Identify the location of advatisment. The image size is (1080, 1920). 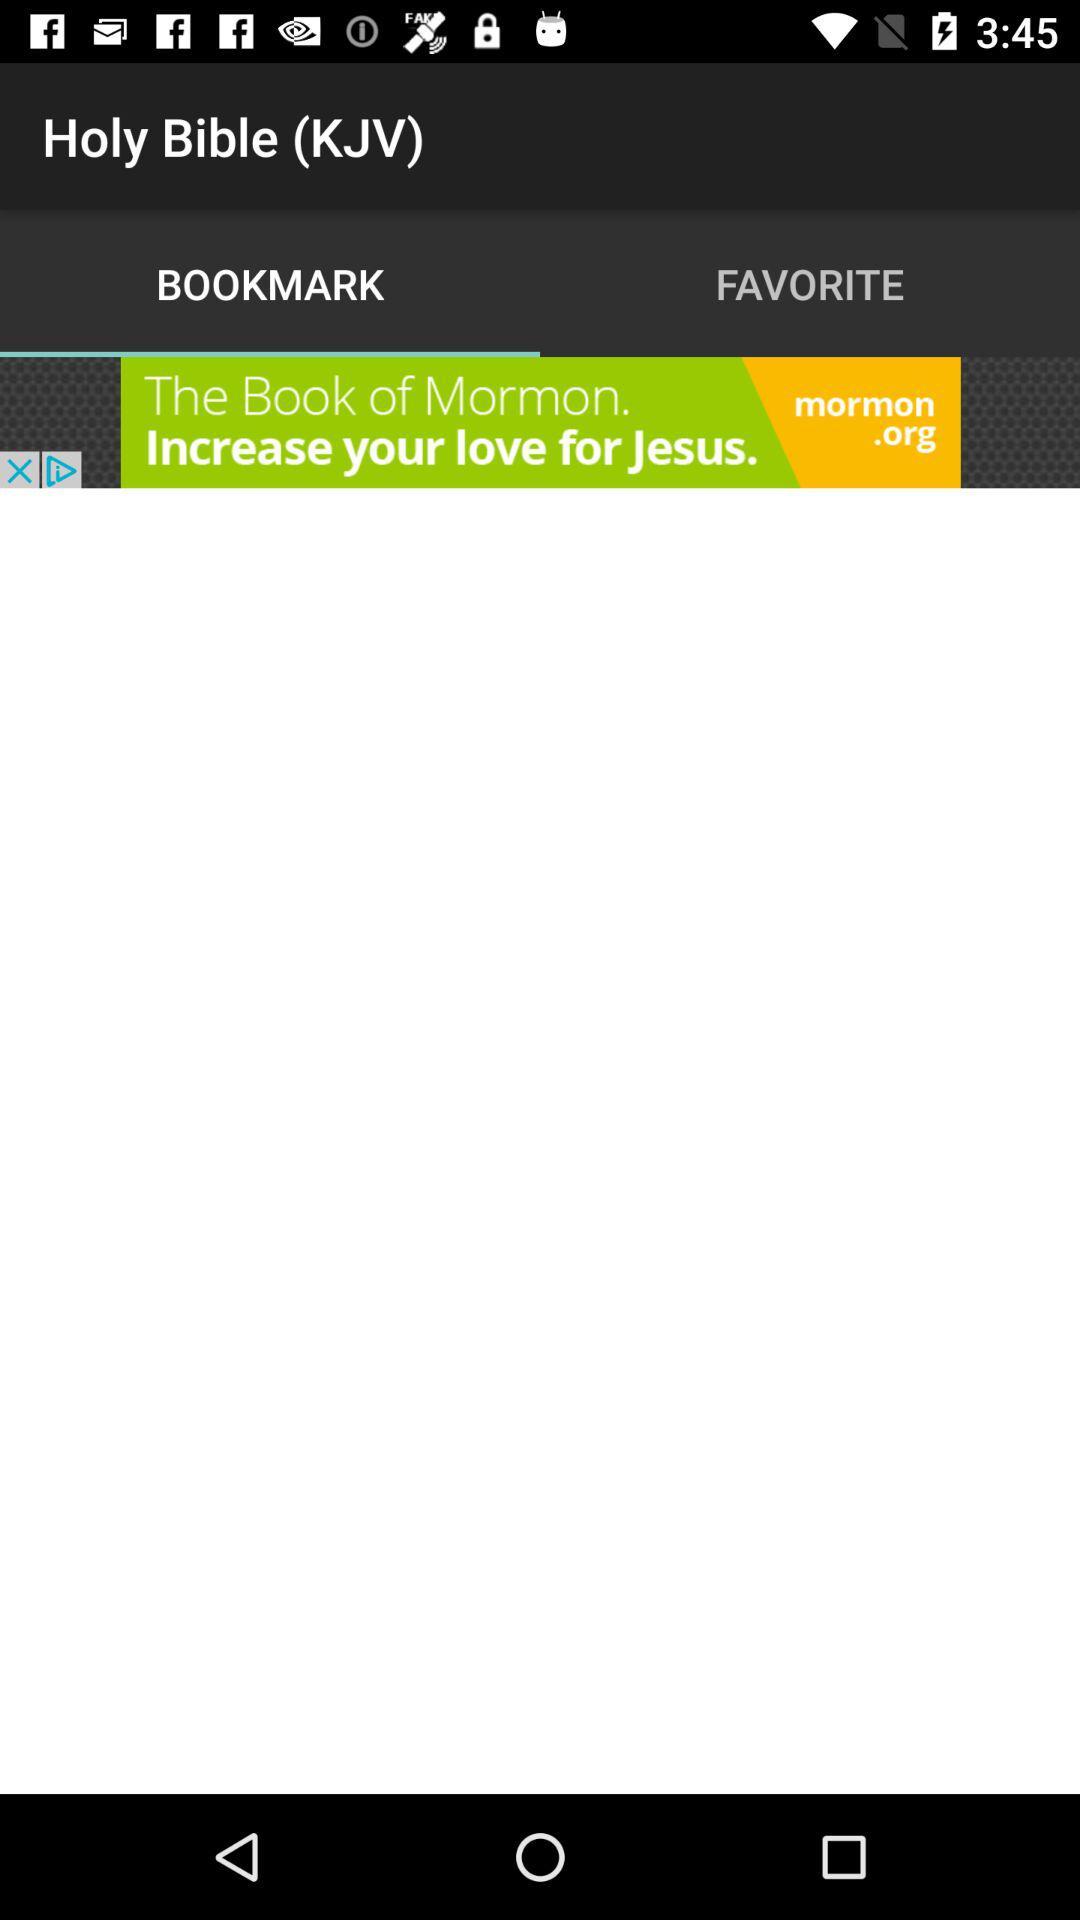
(540, 421).